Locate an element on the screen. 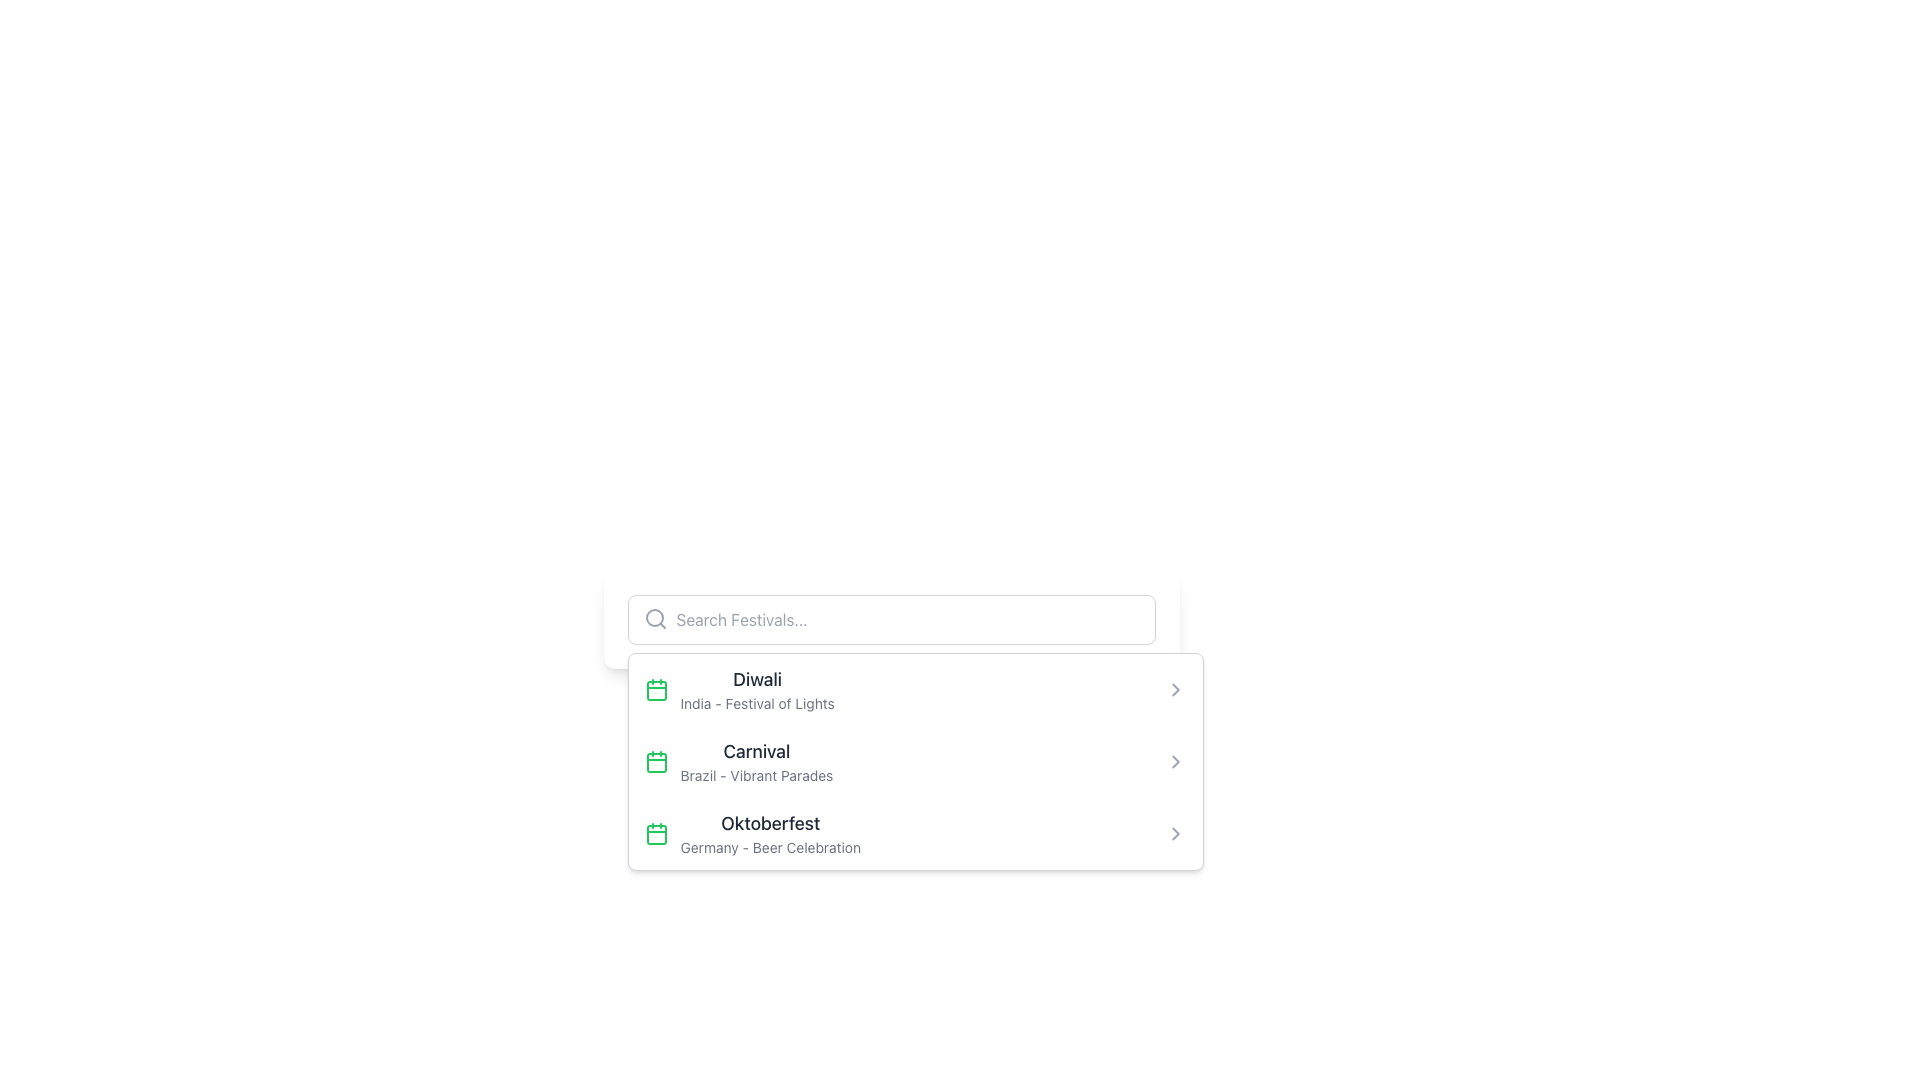 This screenshot has width=1920, height=1080. the text label for the festival 'Carnival', which serves as the primary identifier for the associated content is located at coordinates (755, 752).